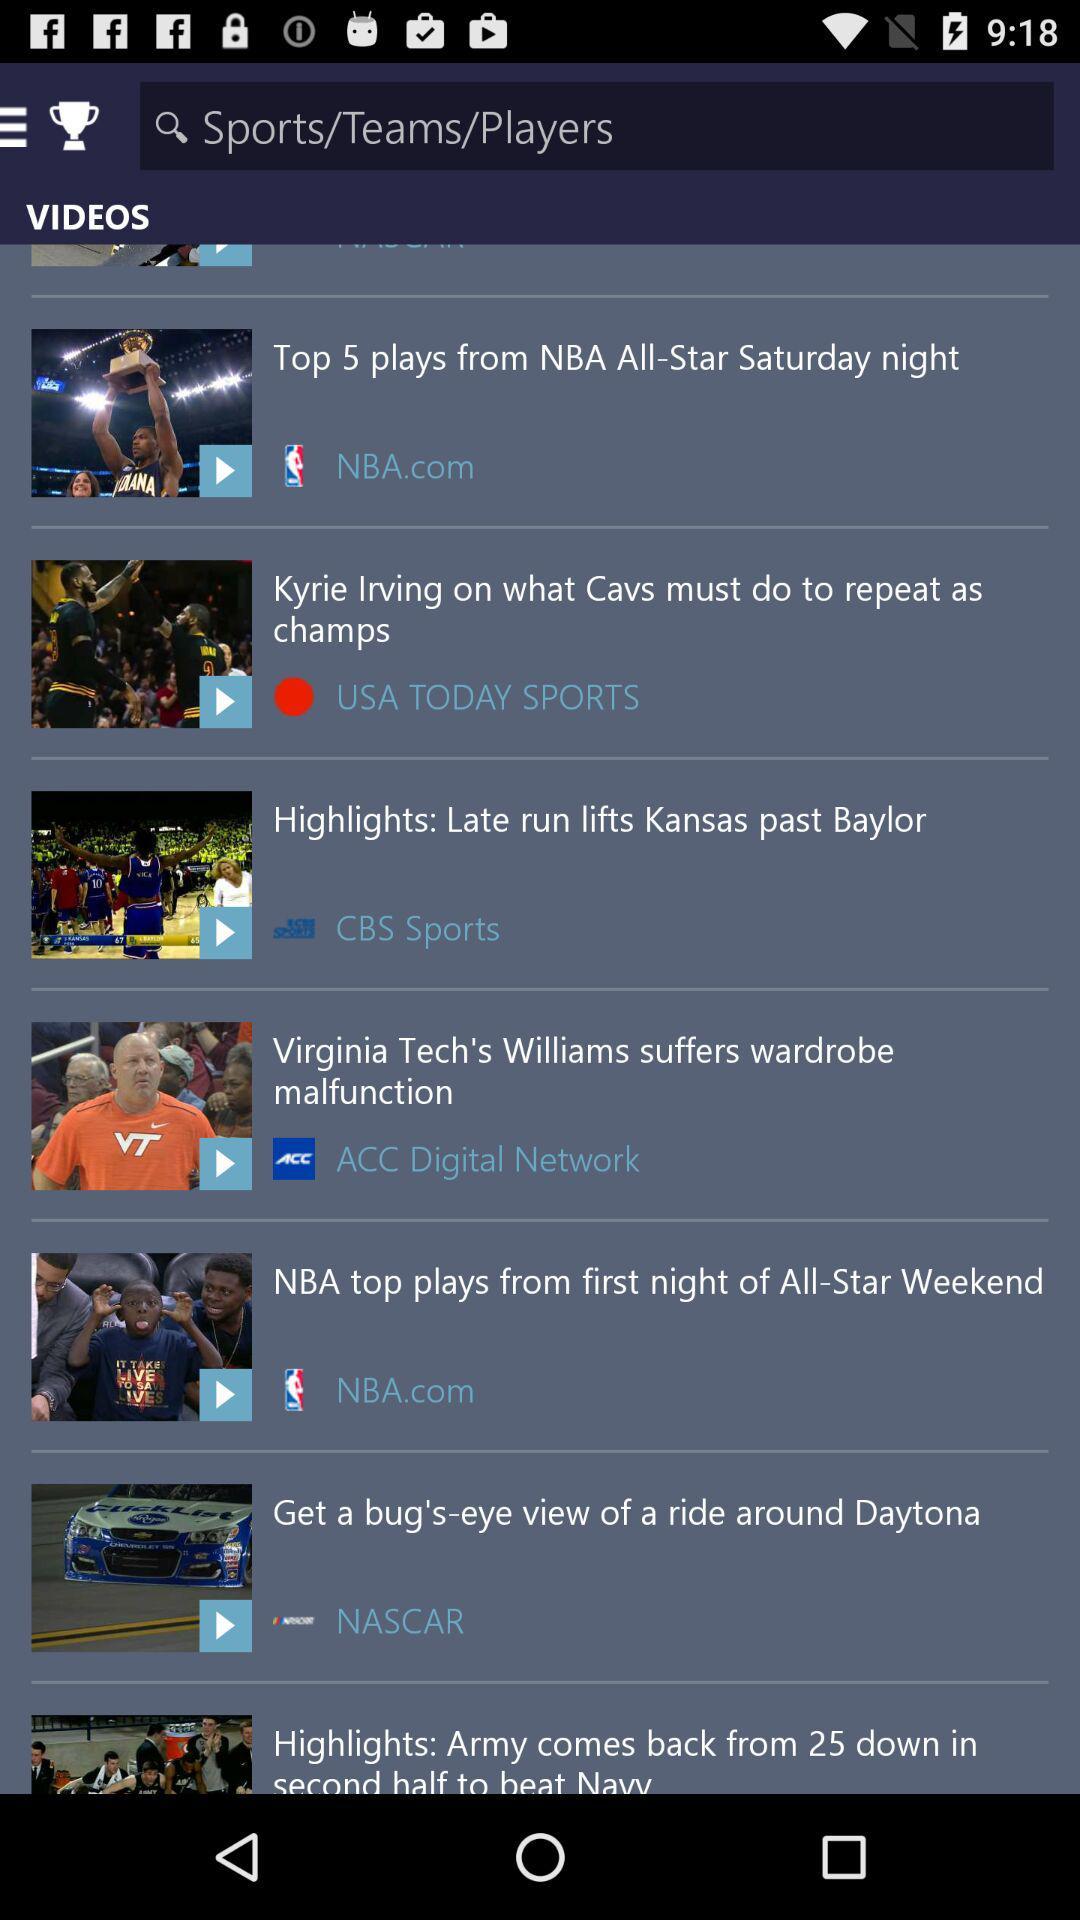  Describe the element at coordinates (596, 124) in the screenshot. I see `item above the videos item` at that location.